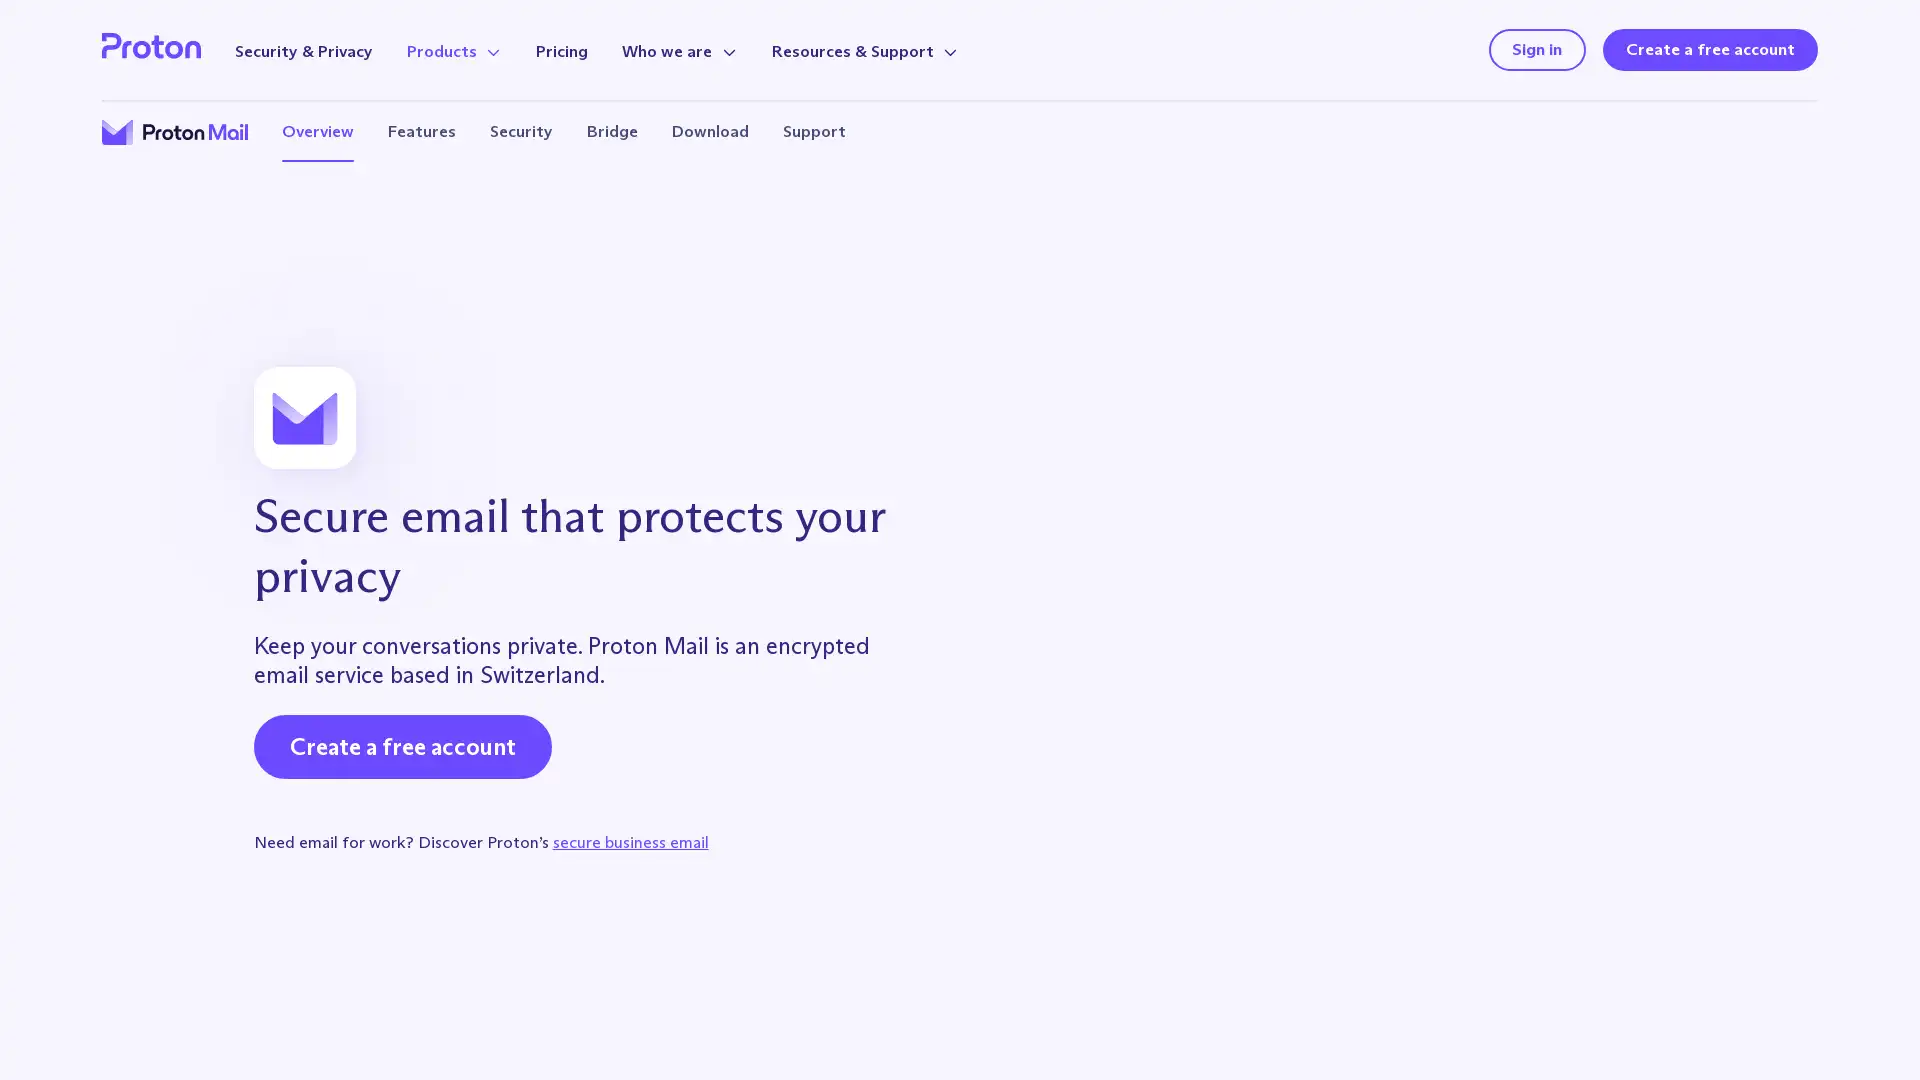 The image size is (1920, 1080). Describe the element at coordinates (679, 50) in the screenshot. I see `Who we are` at that location.